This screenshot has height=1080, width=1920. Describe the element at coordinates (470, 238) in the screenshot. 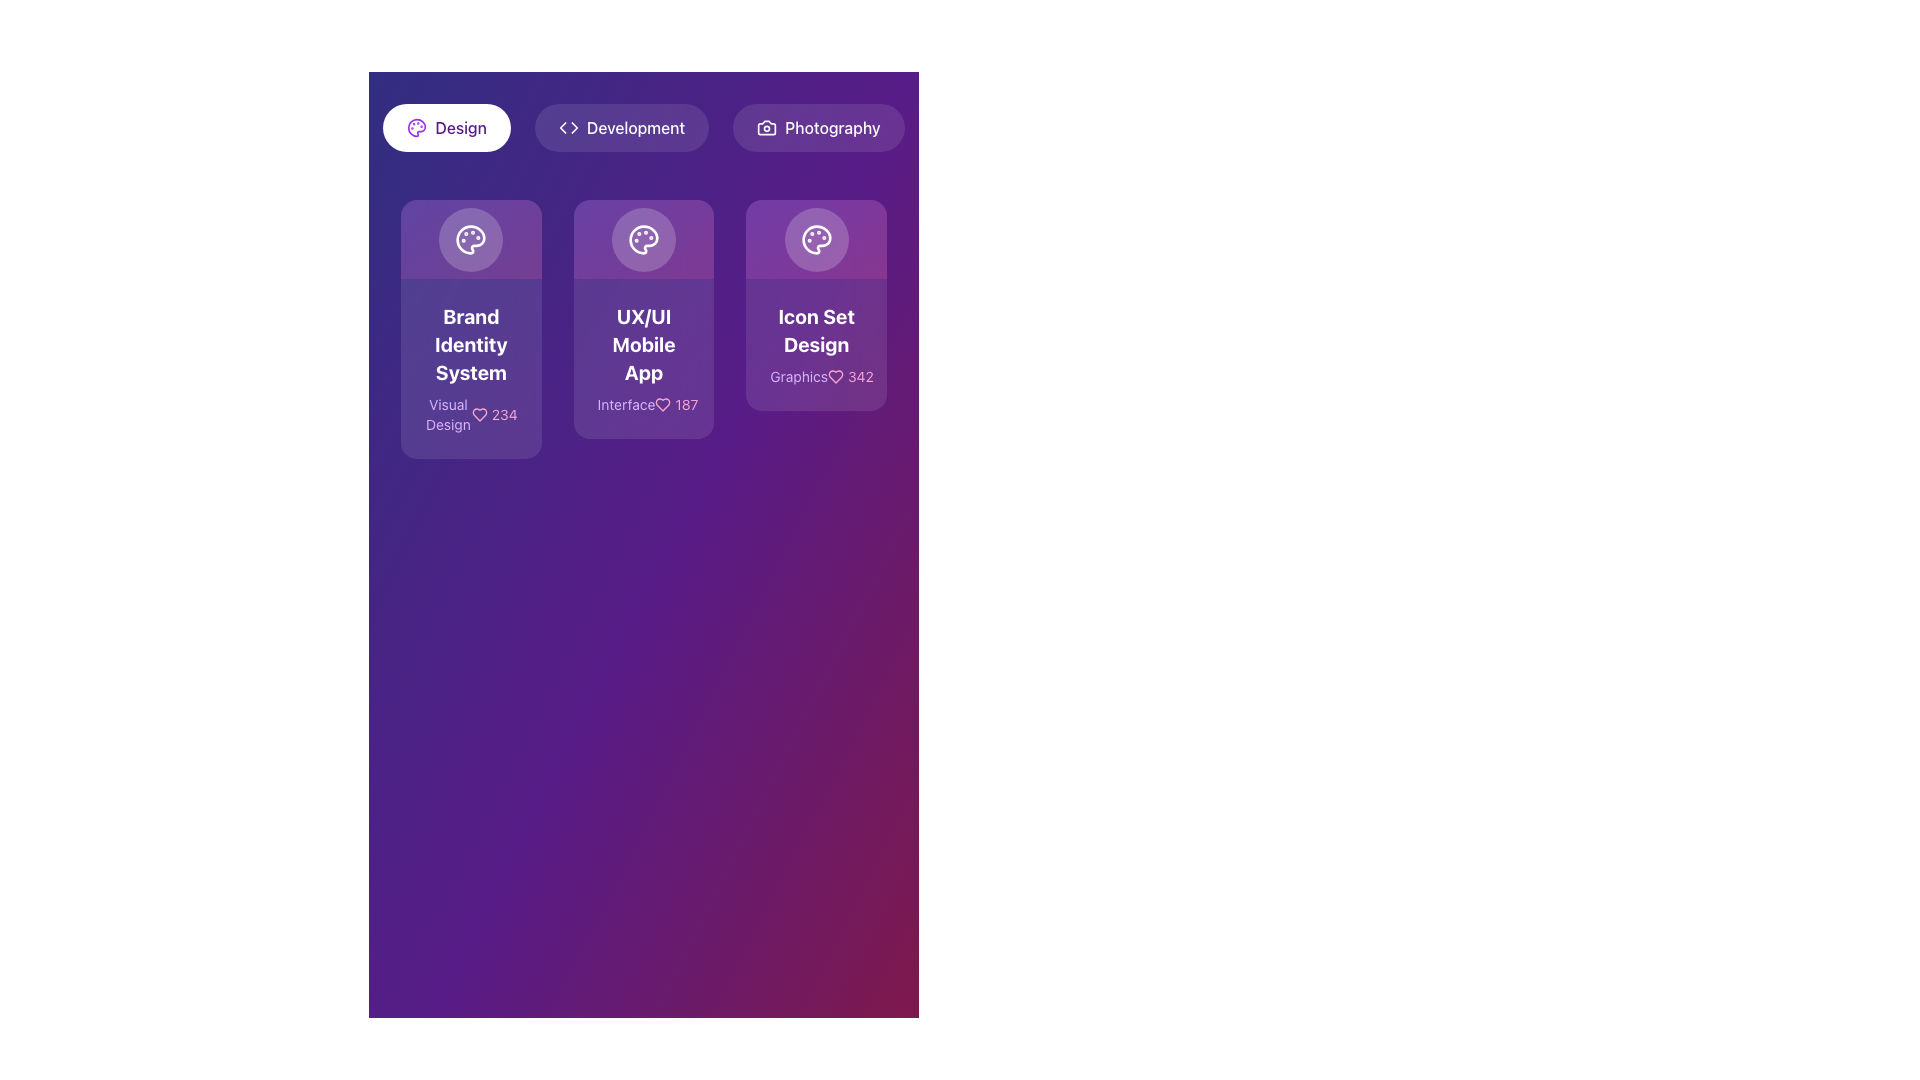

I see `the Decorative icon, which is a circular painter's palette graphic with a white outline, located in the first card under the 'Design' tab` at that location.